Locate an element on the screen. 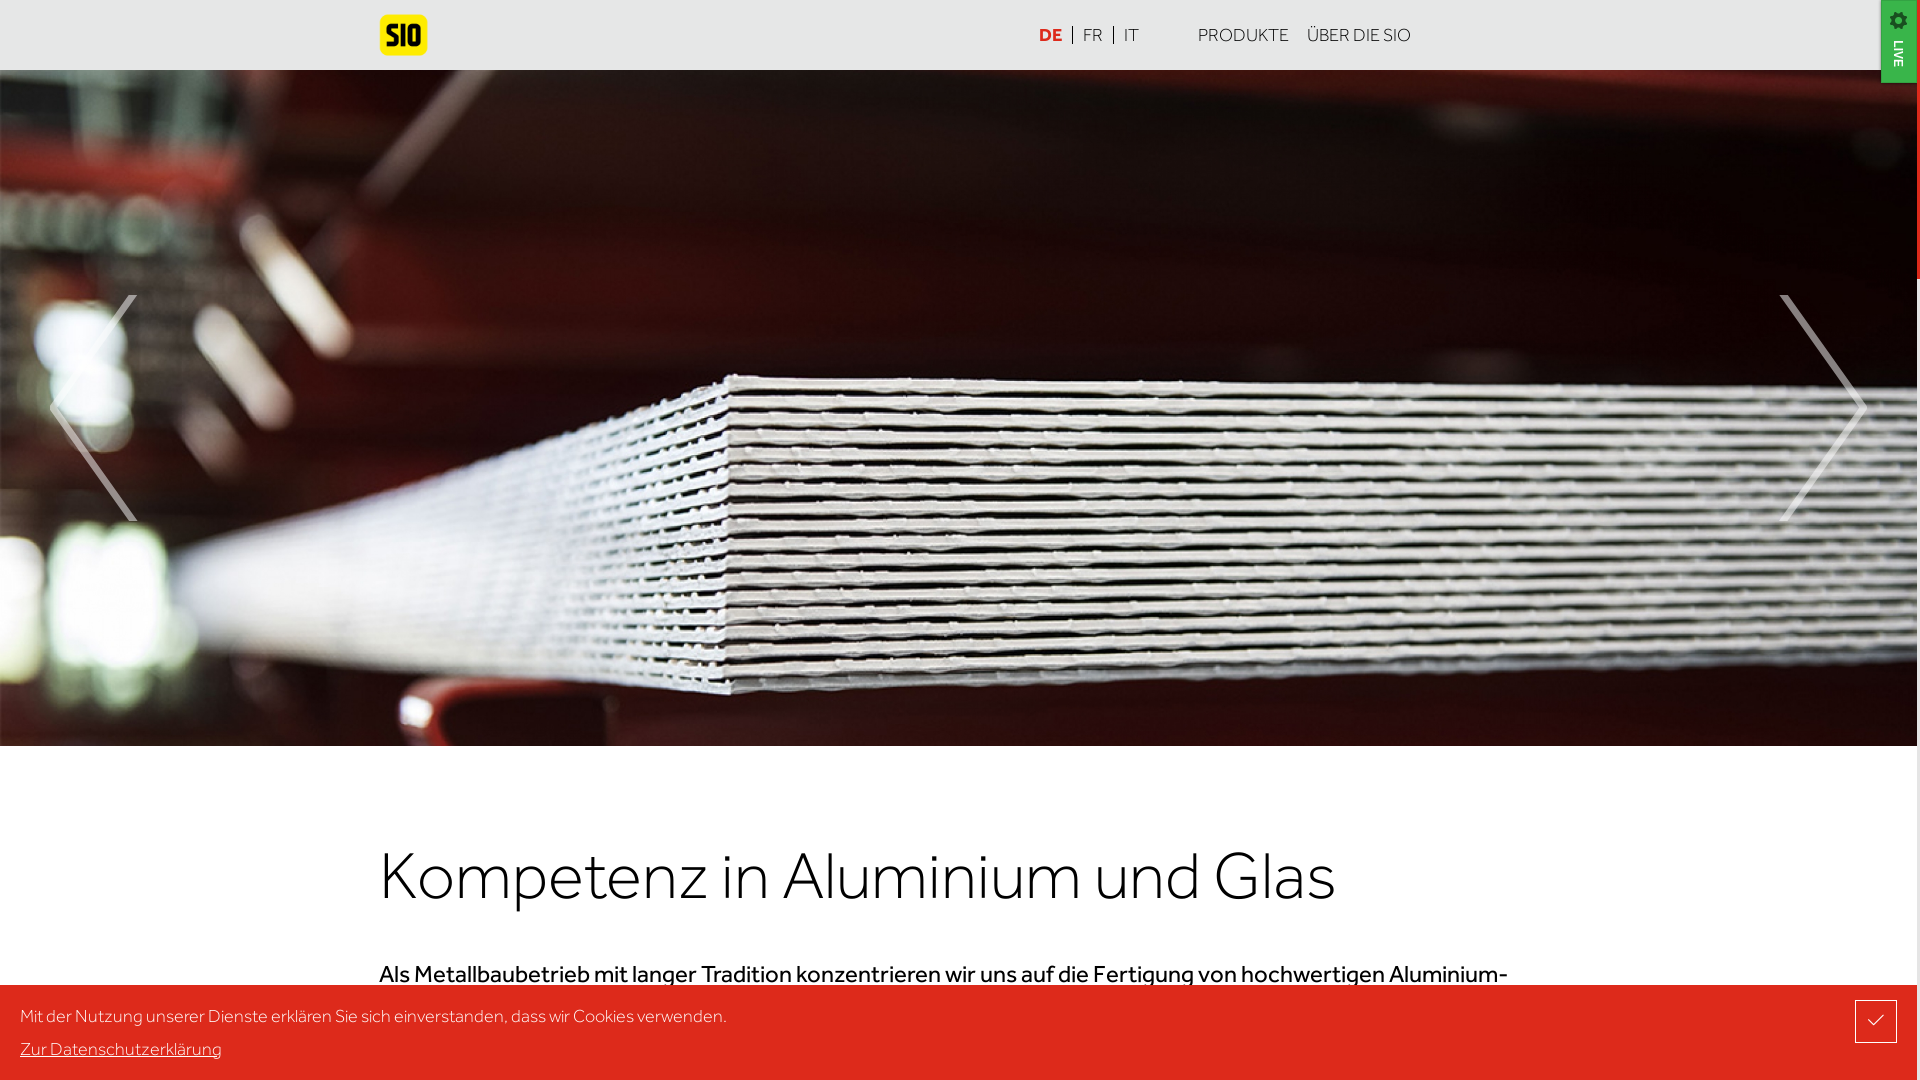  'PRODUKTE' is located at coordinates (1241, 34).